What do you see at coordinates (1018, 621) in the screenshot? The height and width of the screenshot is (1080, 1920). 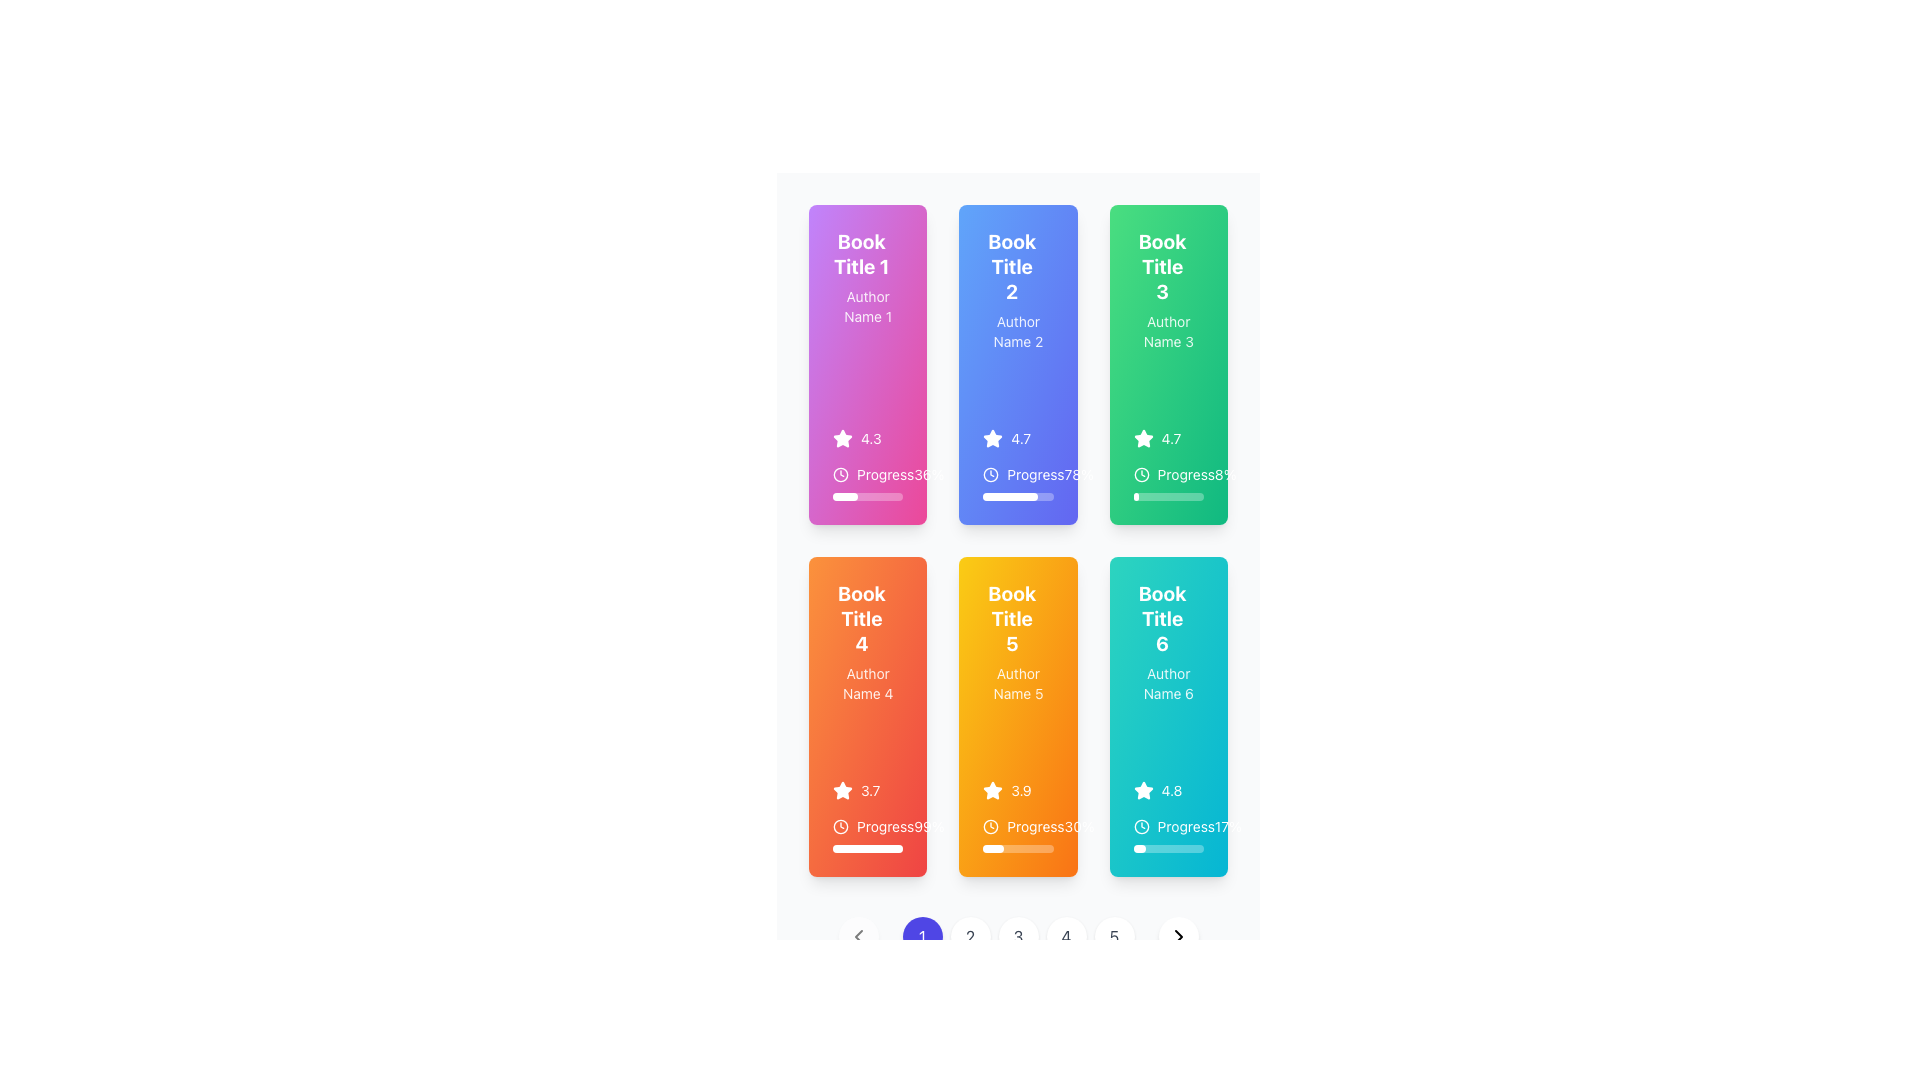 I see `the Text header displaying the title 'Book Title 5' associated with 'Author Name 5' within the card` at bounding box center [1018, 621].